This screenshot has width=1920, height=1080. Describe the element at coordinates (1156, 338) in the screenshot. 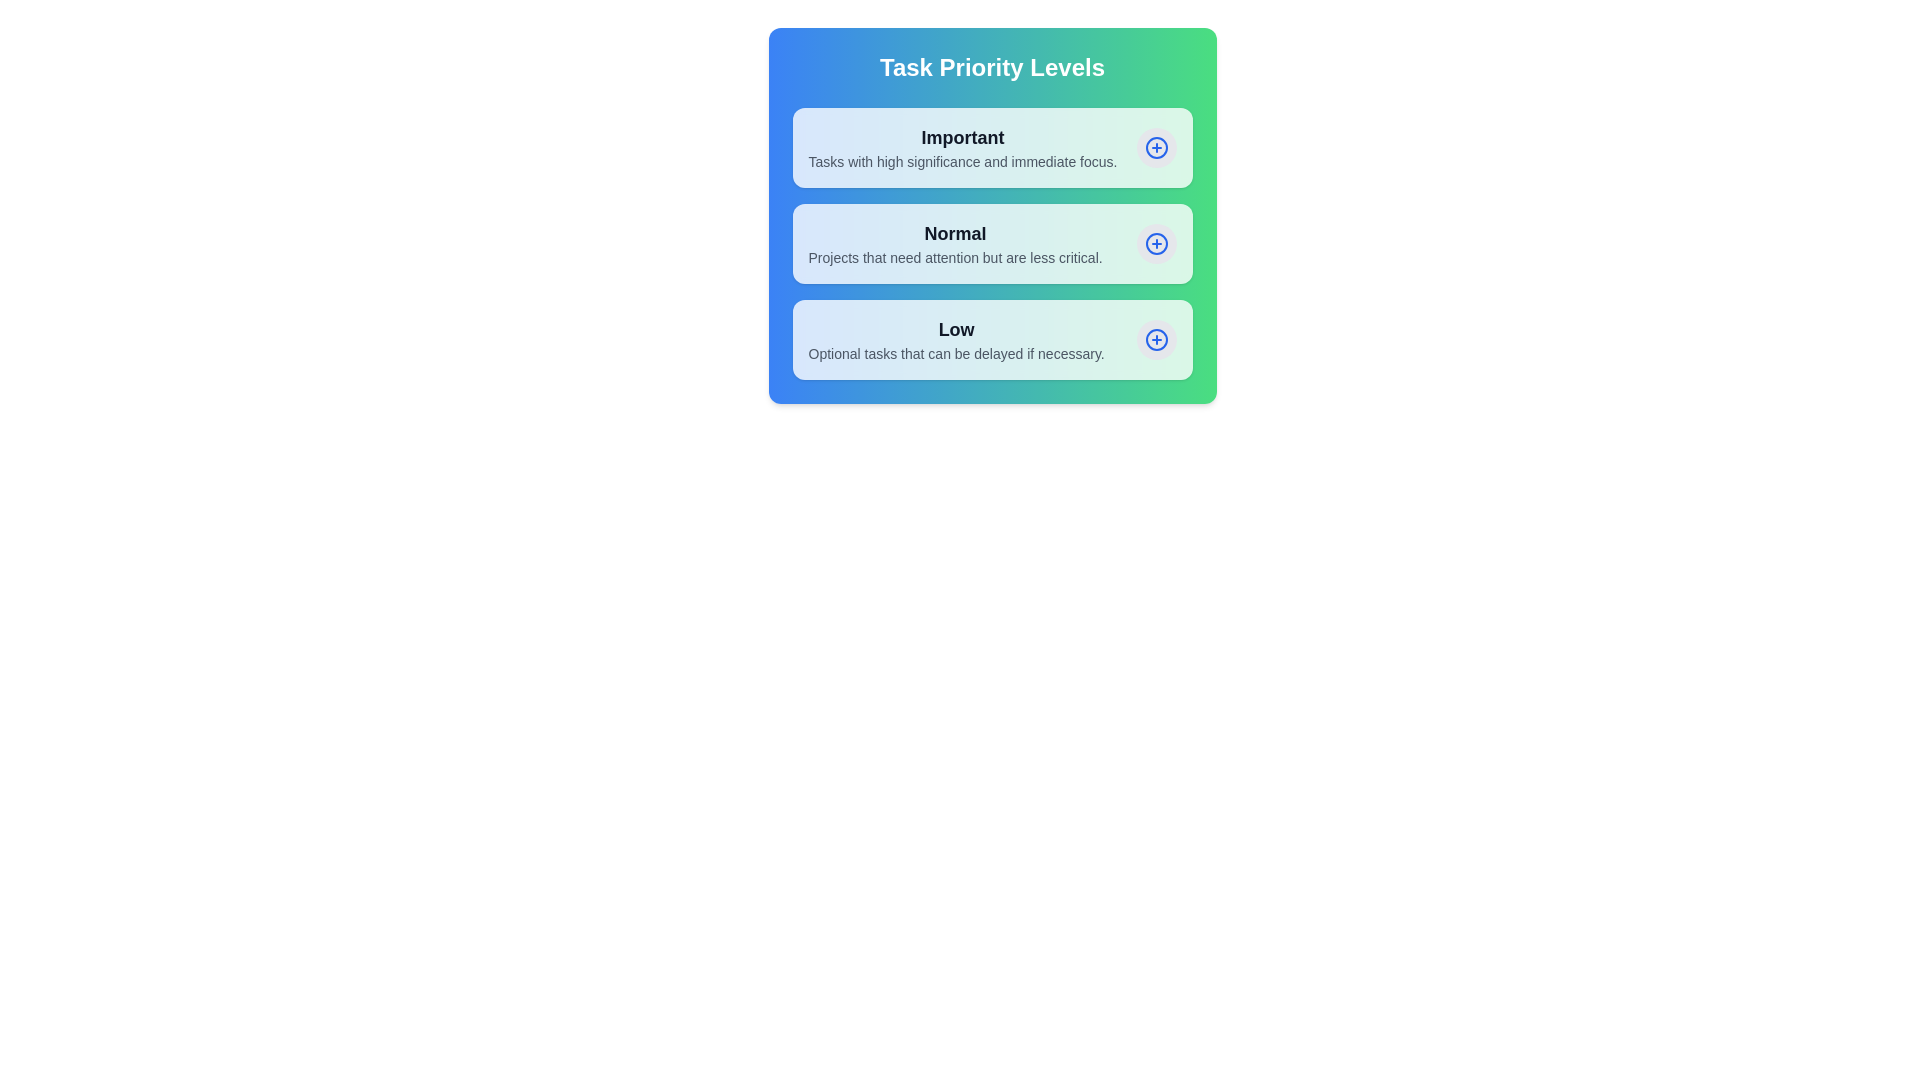

I see `the icon located in the 'Low' priority section of the 'Task Priority Levels'` at that location.